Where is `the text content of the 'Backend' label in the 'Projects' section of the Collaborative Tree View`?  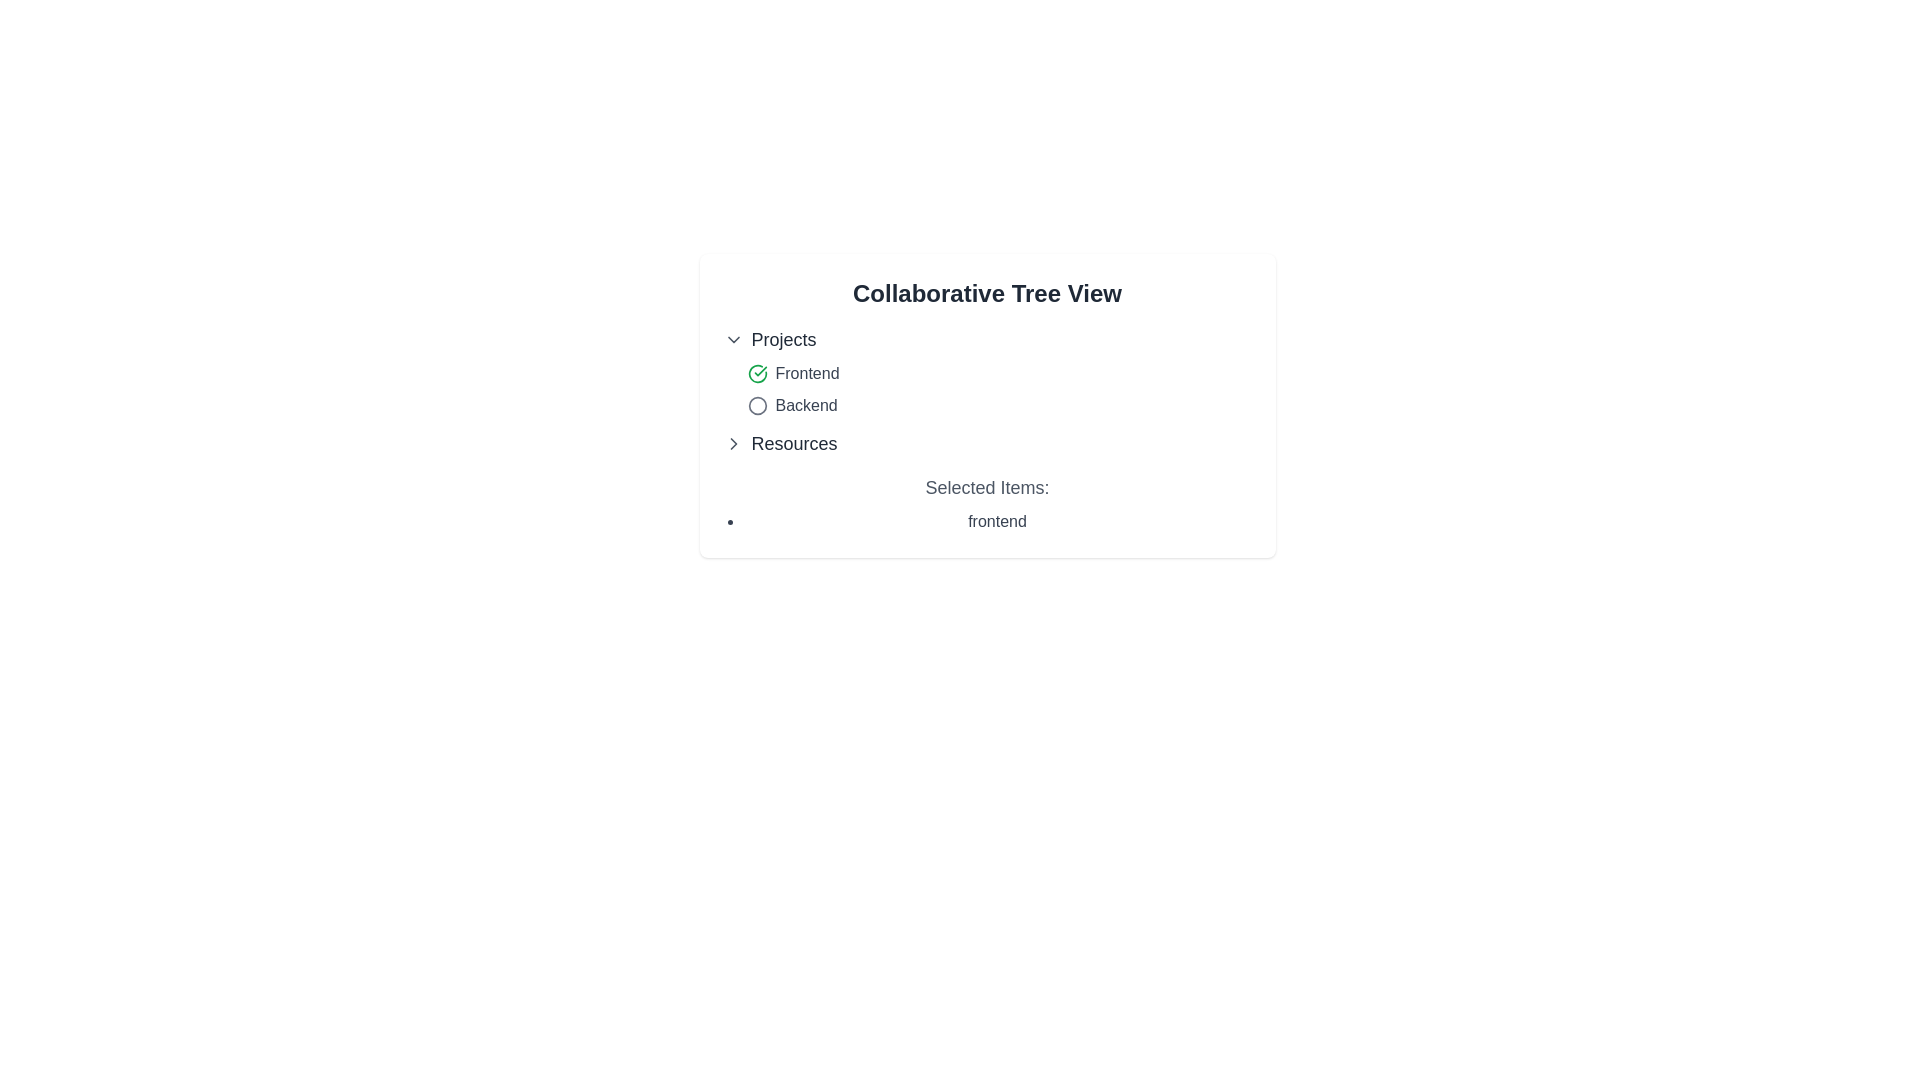
the text content of the 'Backend' label in the 'Projects' section of the Collaborative Tree View is located at coordinates (806, 405).